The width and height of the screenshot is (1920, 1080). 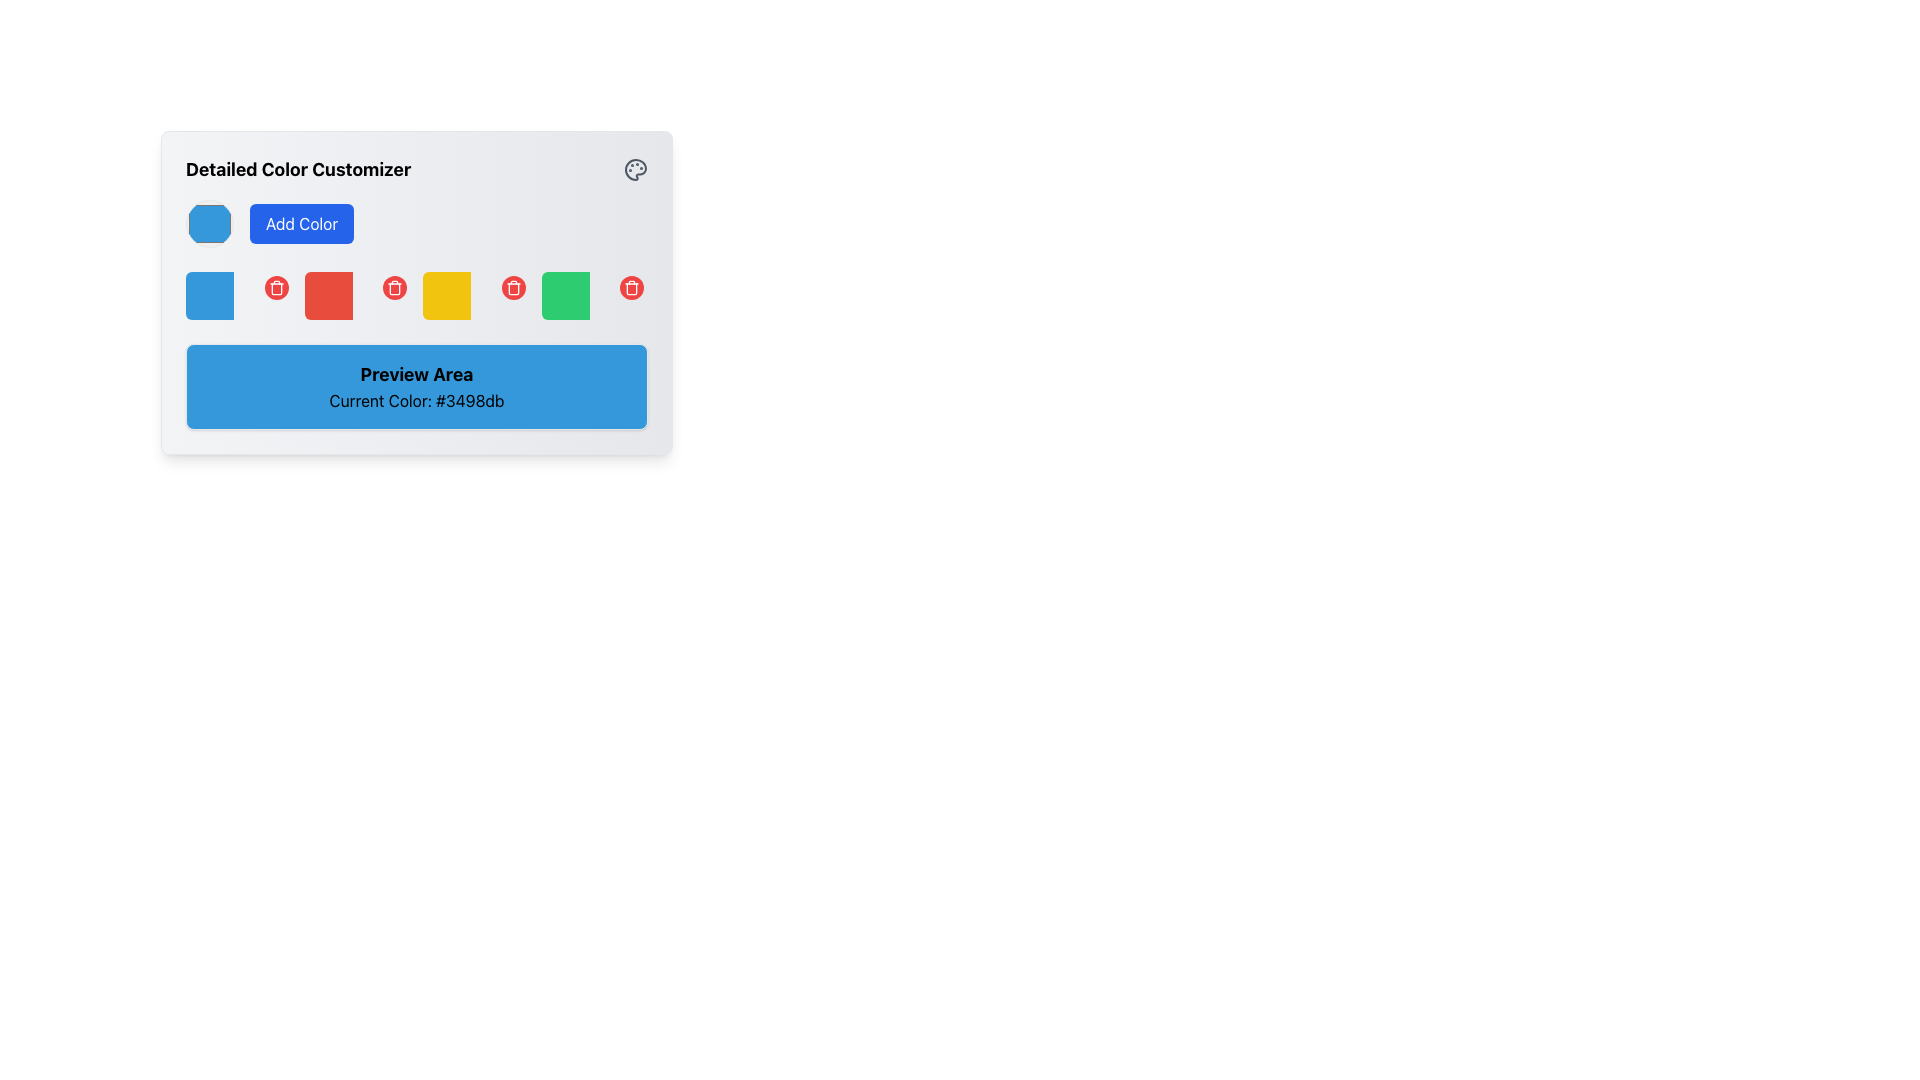 What do you see at coordinates (416, 374) in the screenshot?
I see `the 'Preview Area' text label, which is bold and centered on a blue background, located in the 'Detailed Color Customizer' panel` at bounding box center [416, 374].